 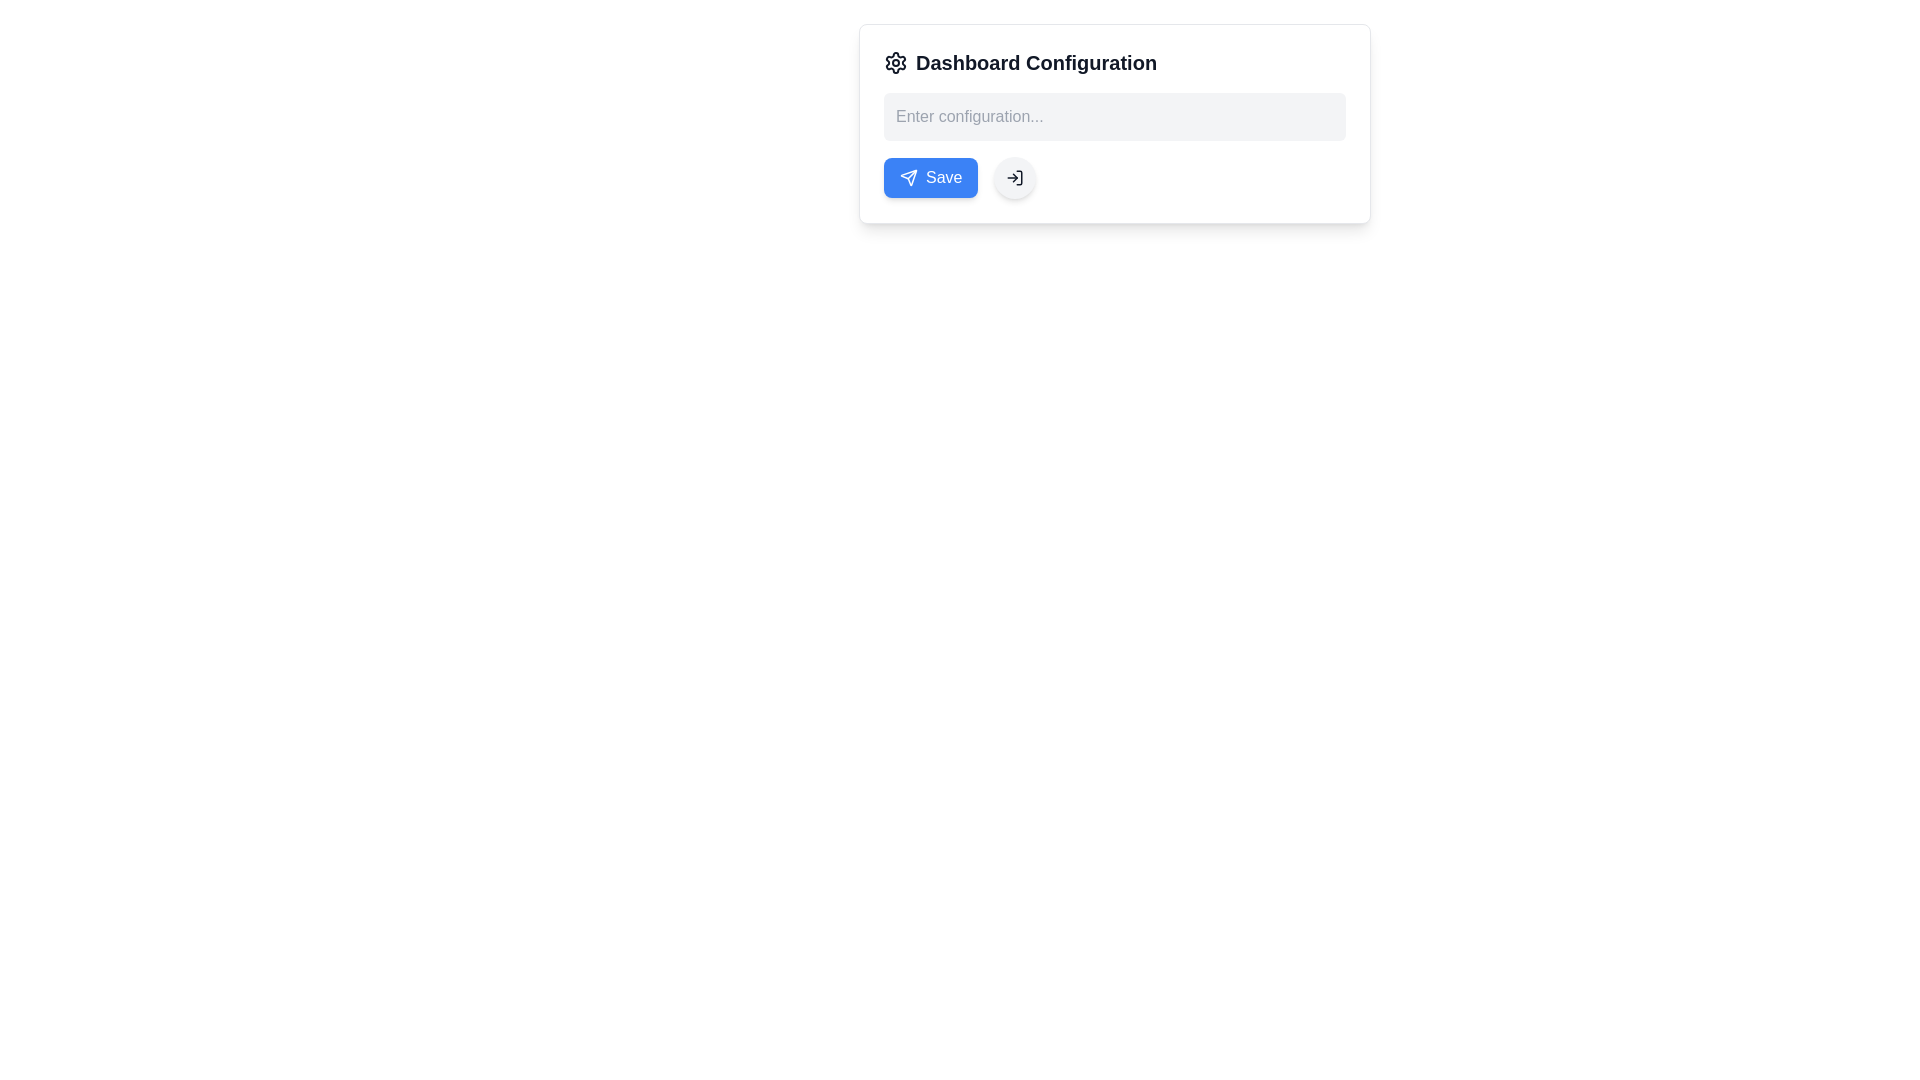 I want to click on the log-in icon located to the right of the blue 'Save' button under the 'Dashboard Configuration' header, so click(x=1015, y=176).